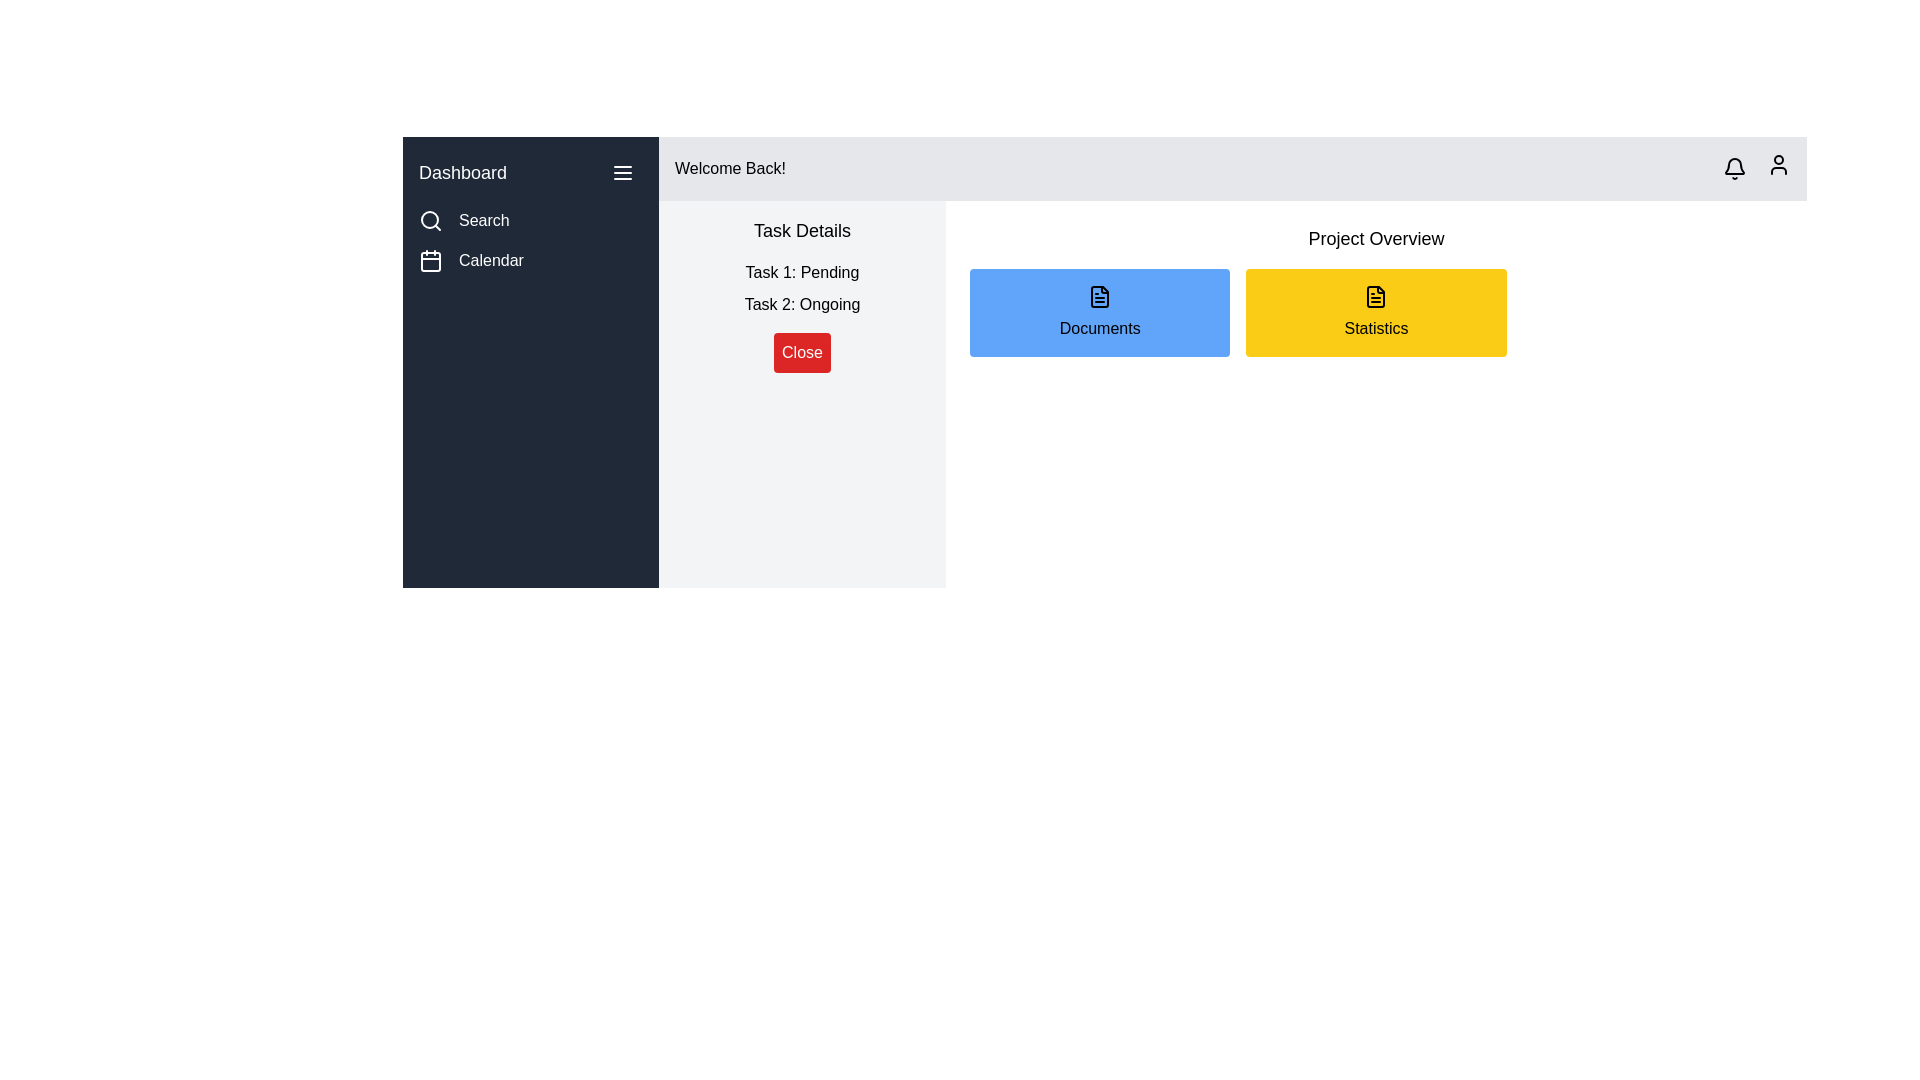 This screenshot has width=1920, height=1080. What do you see at coordinates (622, 172) in the screenshot?
I see `the menu icon consisting of three horizontally aligned white lines in the top-left corner of the interface` at bounding box center [622, 172].